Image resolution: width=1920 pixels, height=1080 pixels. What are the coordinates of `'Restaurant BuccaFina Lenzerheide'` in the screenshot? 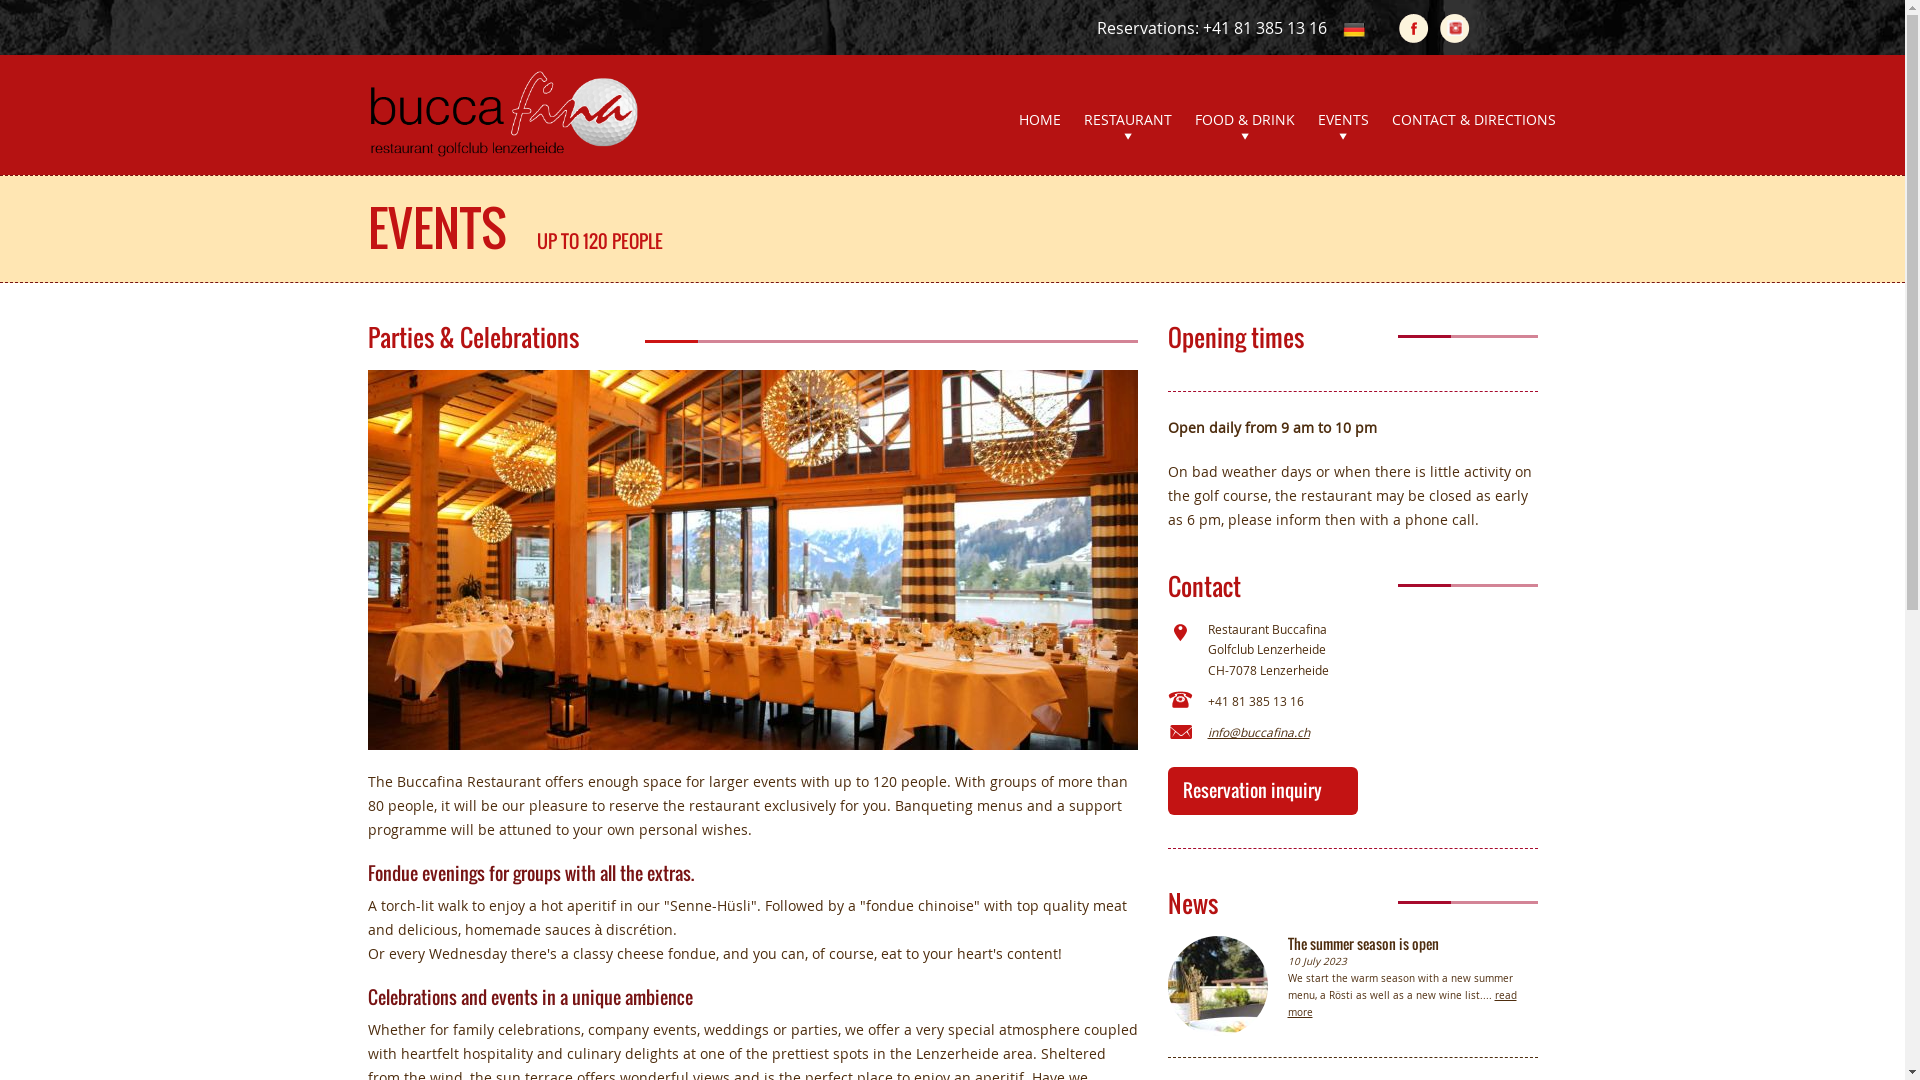 It's located at (503, 104).